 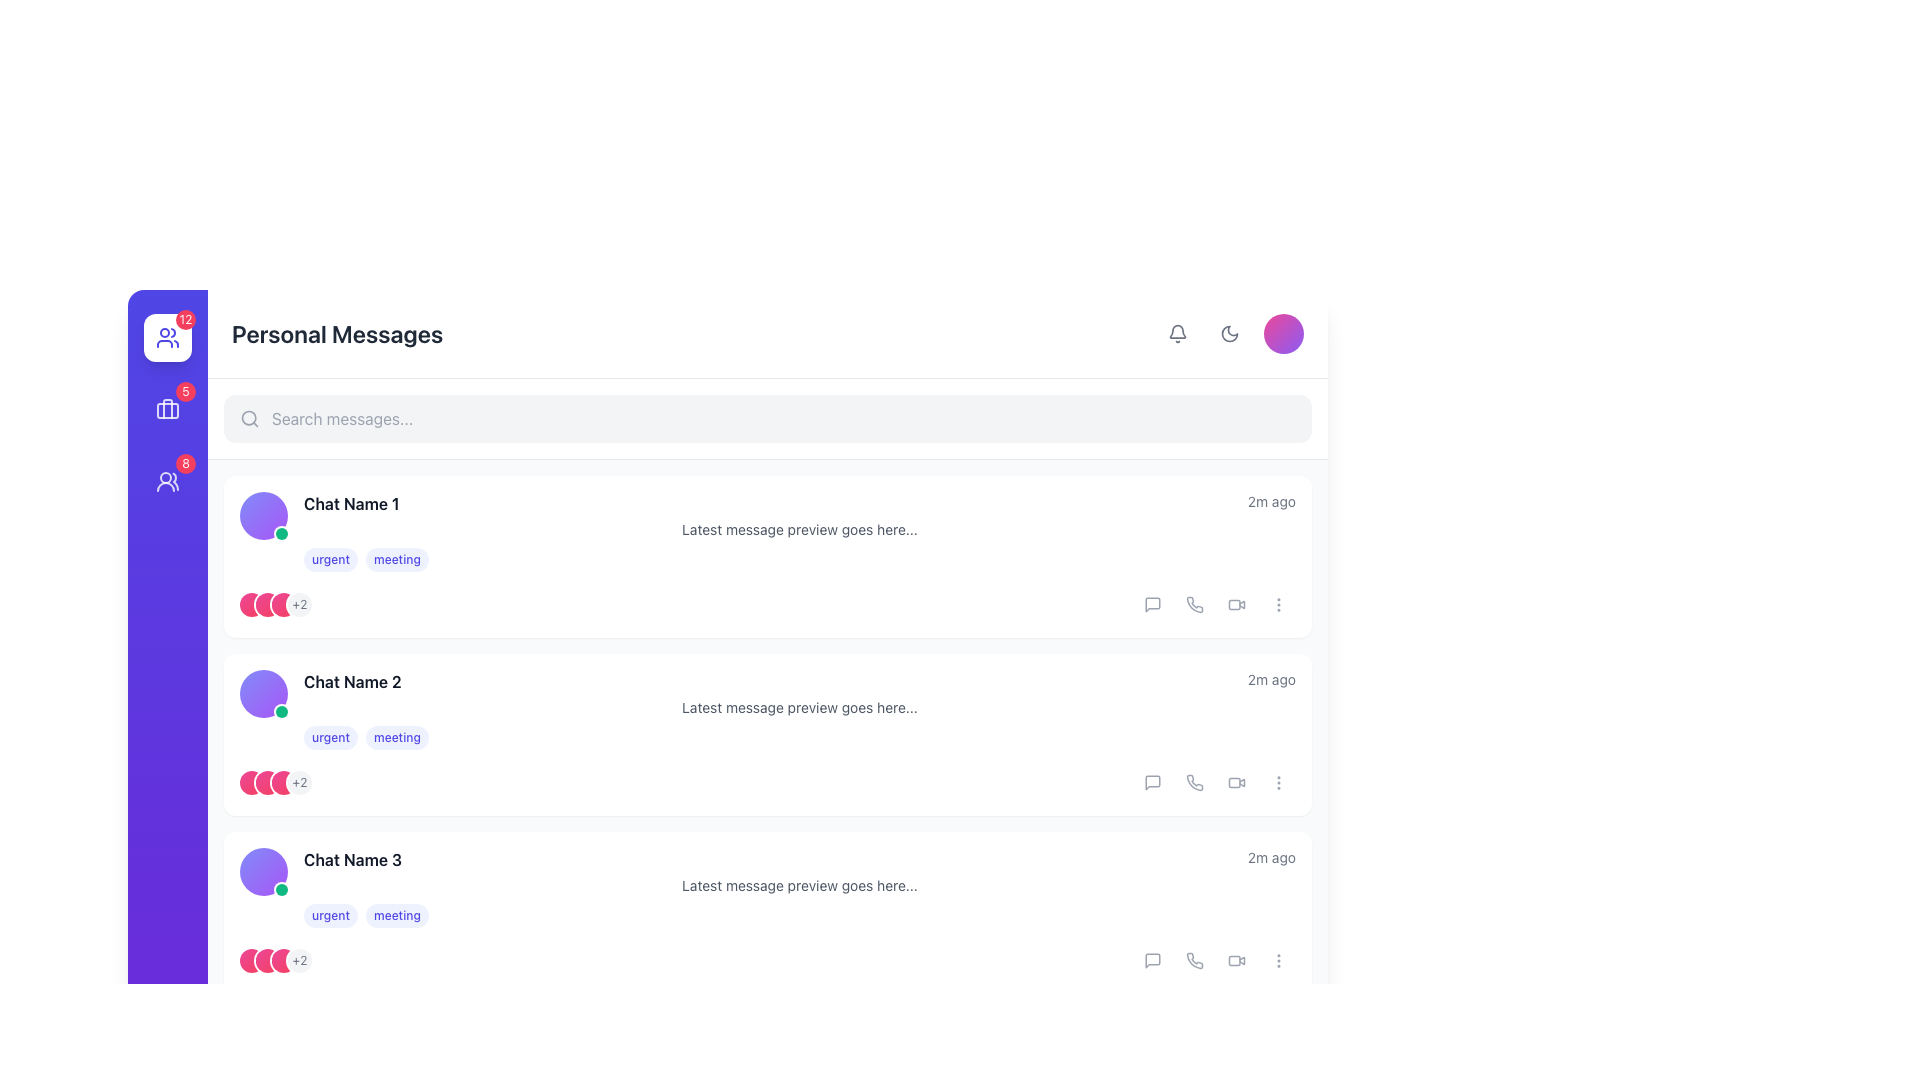 What do you see at coordinates (1236, 782) in the screenshot?
I see `the video camera icon, which is the fourth icon in the row of interactive elements at the far right of the second chat entry, to initiate a video action` at bounding box center [1236, 782].